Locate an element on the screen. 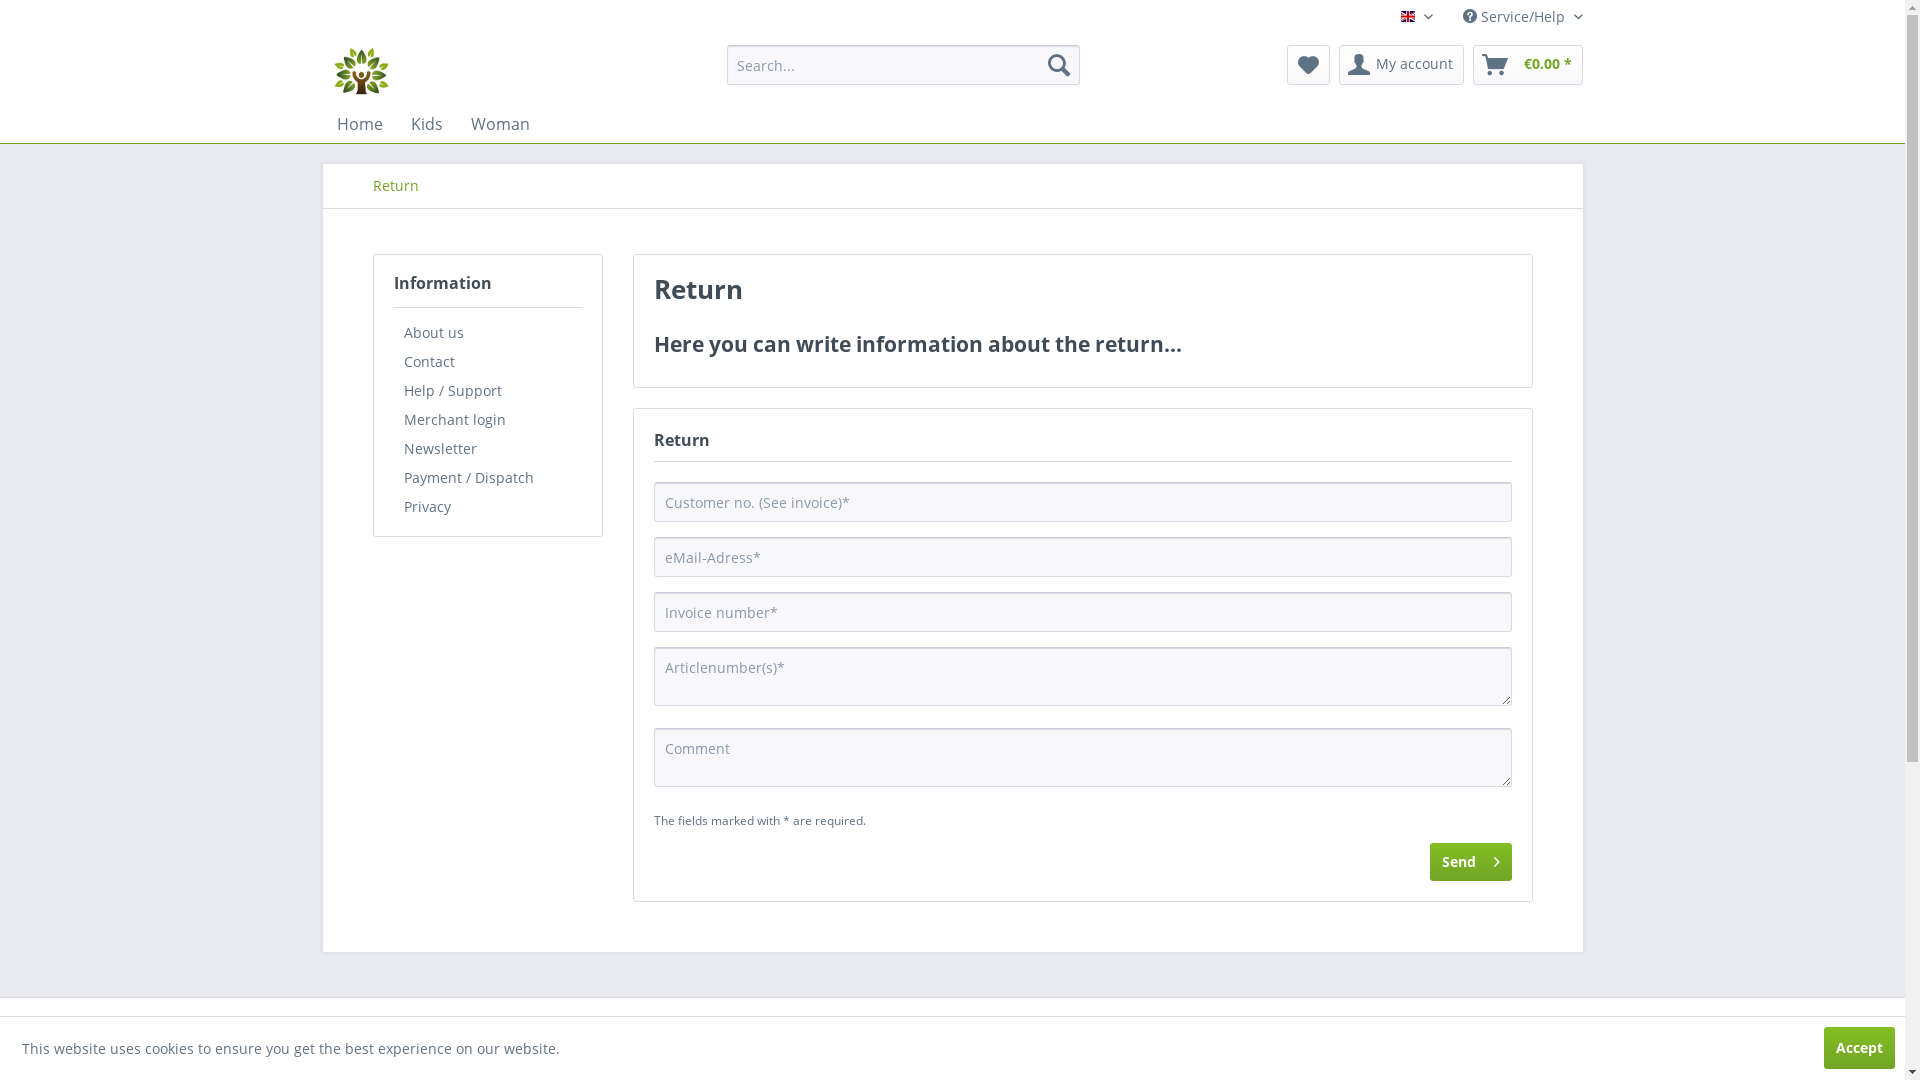 The height and width of the screenshot is (1080, 1920). 'Bachremedy English - Switch to homepage' is located at coordinates (360, 68).